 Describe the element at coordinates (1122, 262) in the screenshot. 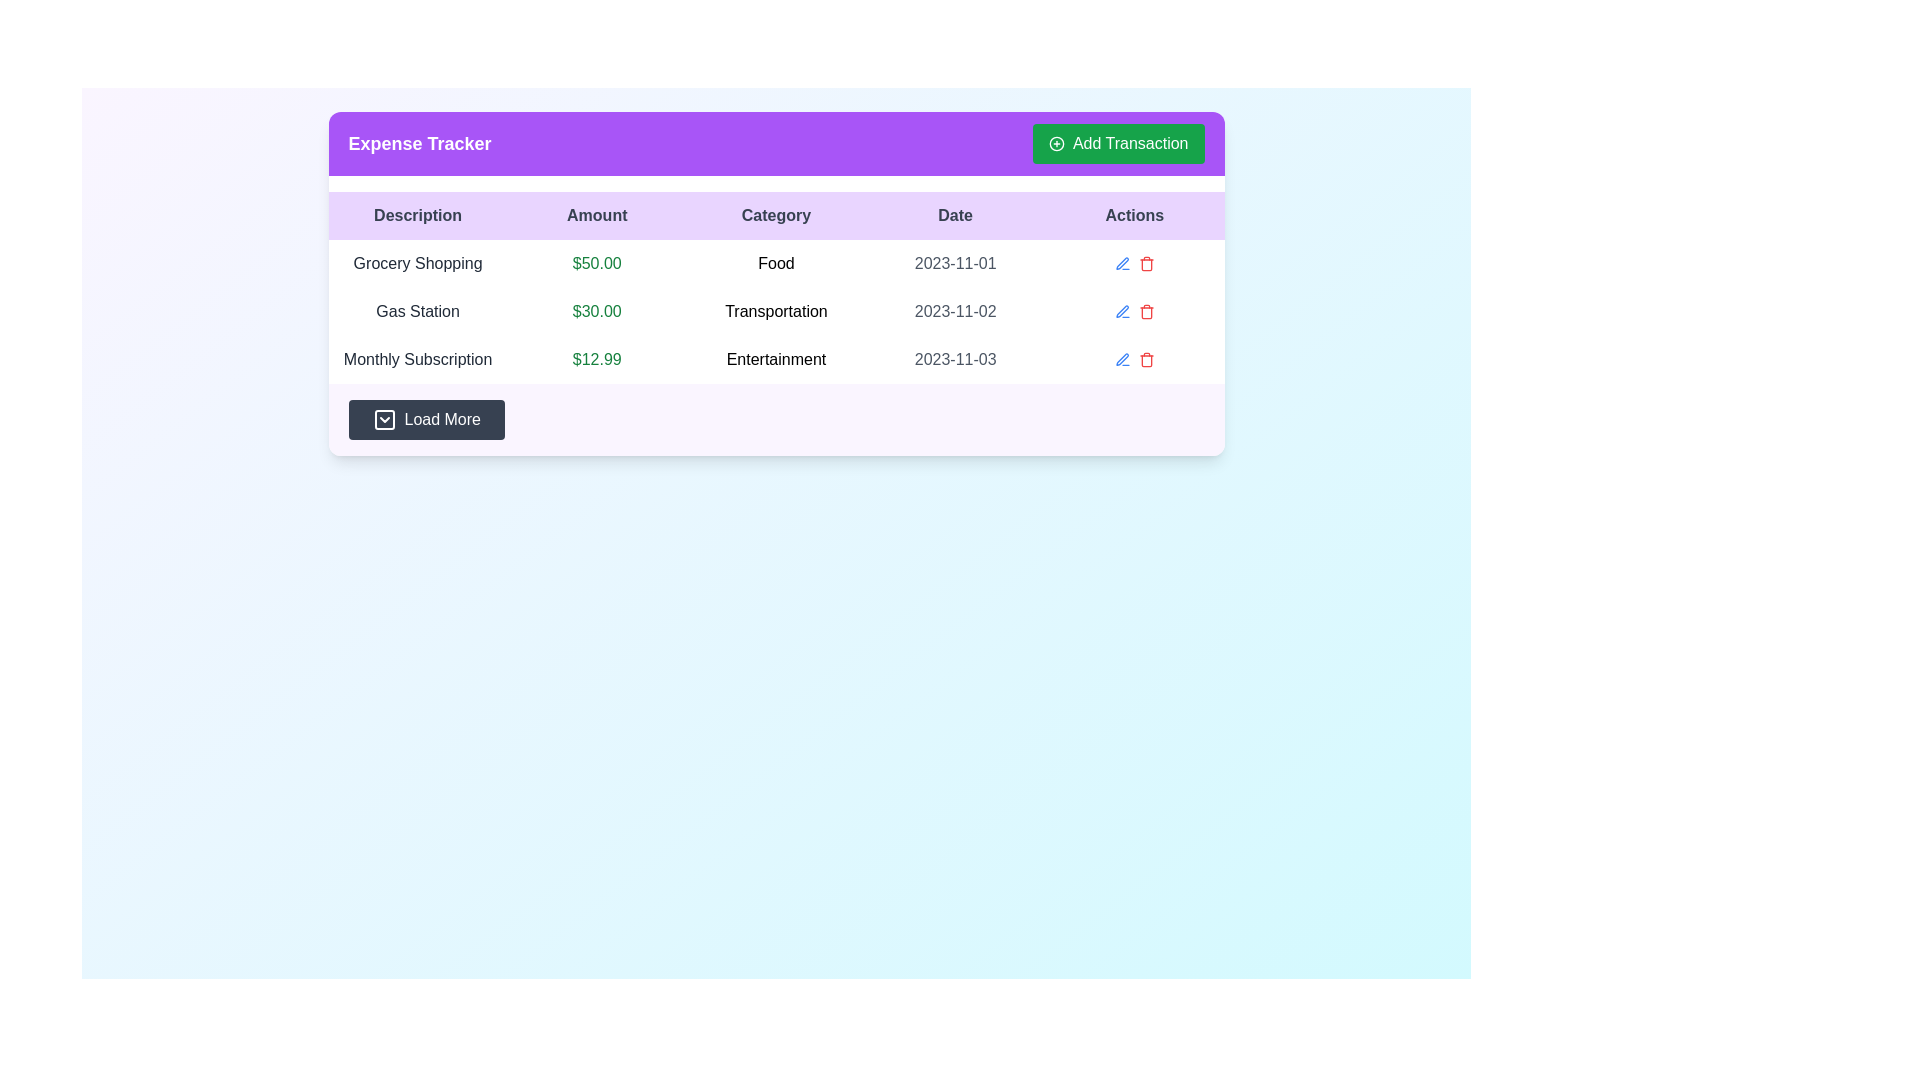

I see `the blue pencil icon button located in the 'Actions' column of the second data row, adjacent to 'Transportation'` at that location.